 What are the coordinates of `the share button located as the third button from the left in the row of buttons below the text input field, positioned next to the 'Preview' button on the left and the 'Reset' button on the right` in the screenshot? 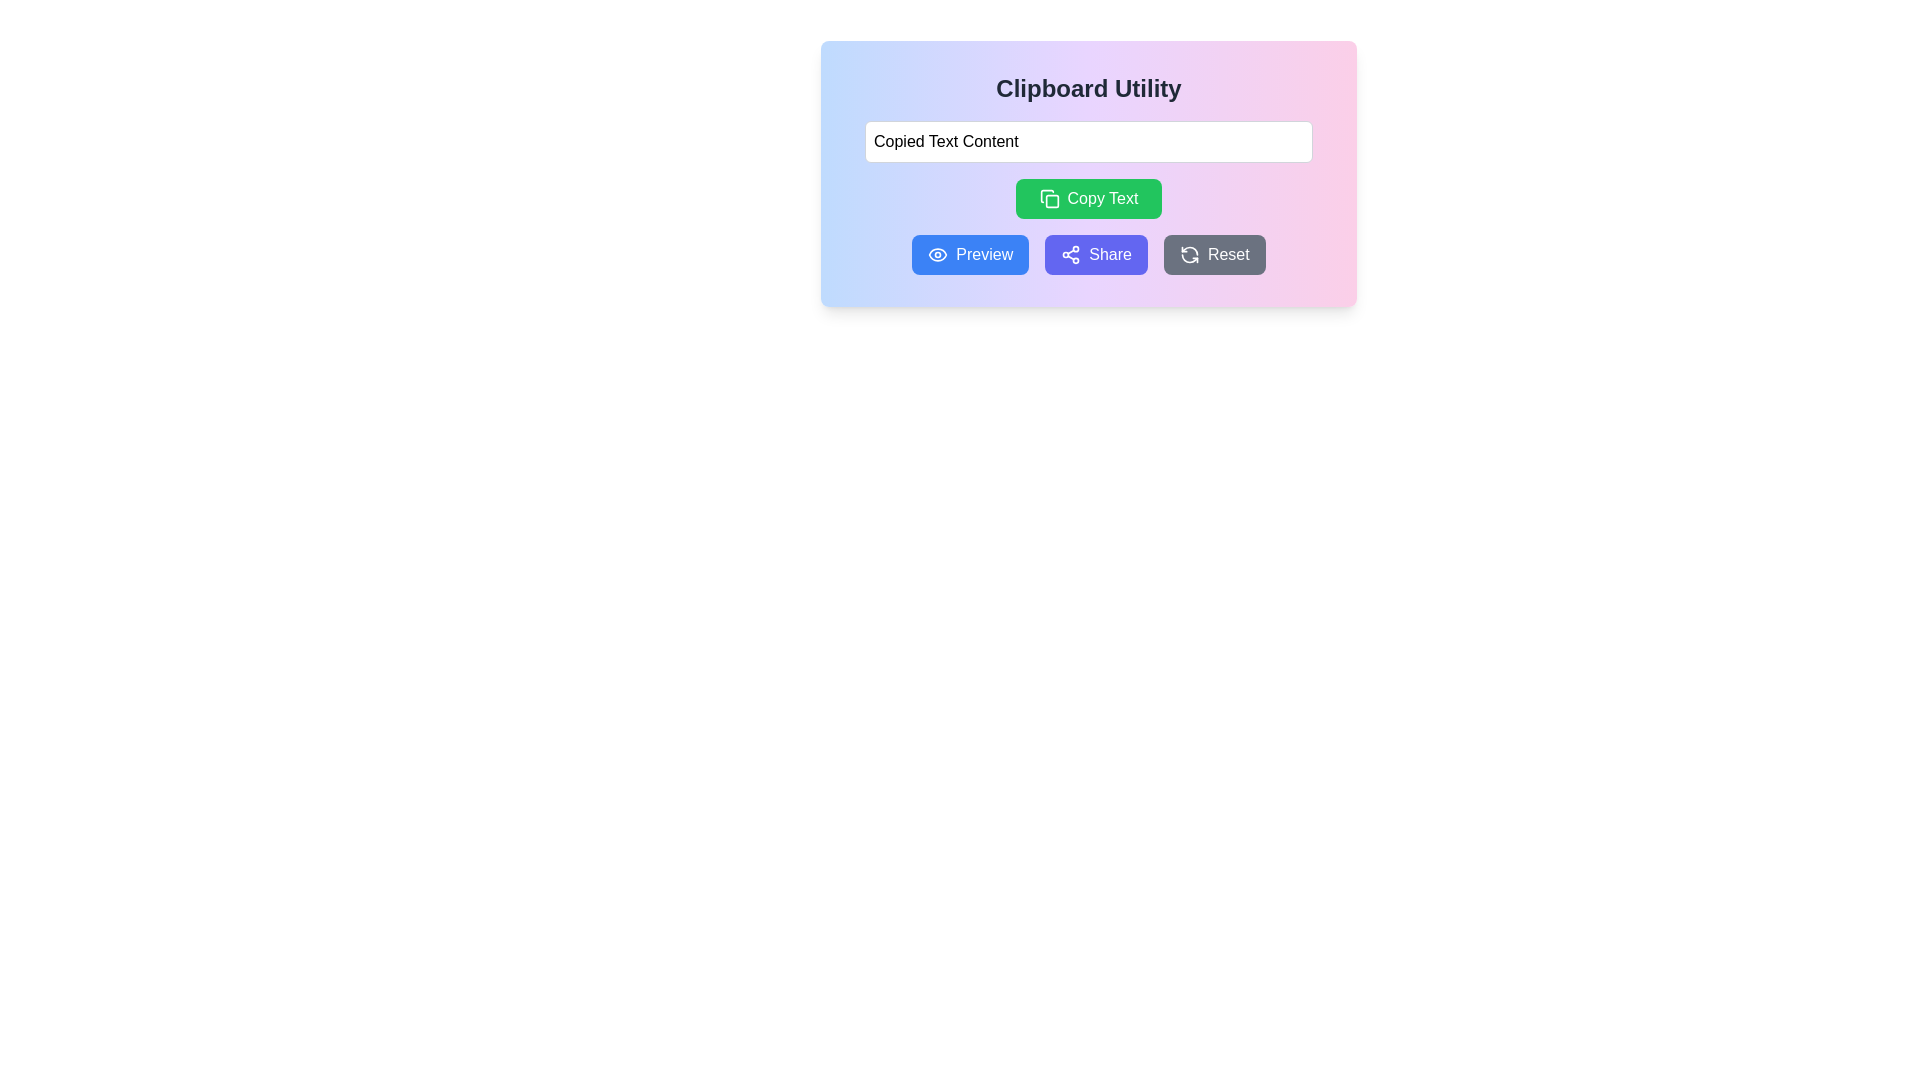 It's located at (1108, 253).